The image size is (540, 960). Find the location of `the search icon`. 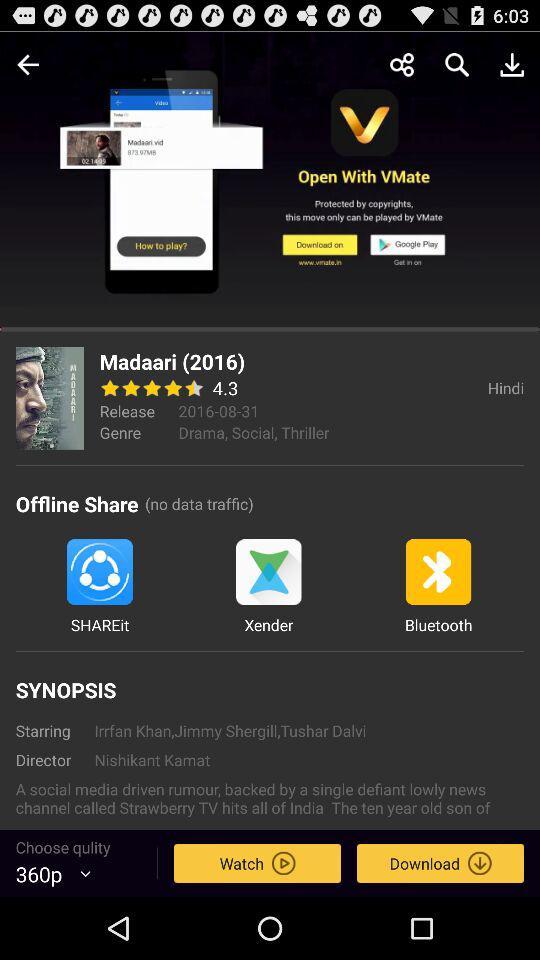

the search icon is located at coordinates (457, 69).